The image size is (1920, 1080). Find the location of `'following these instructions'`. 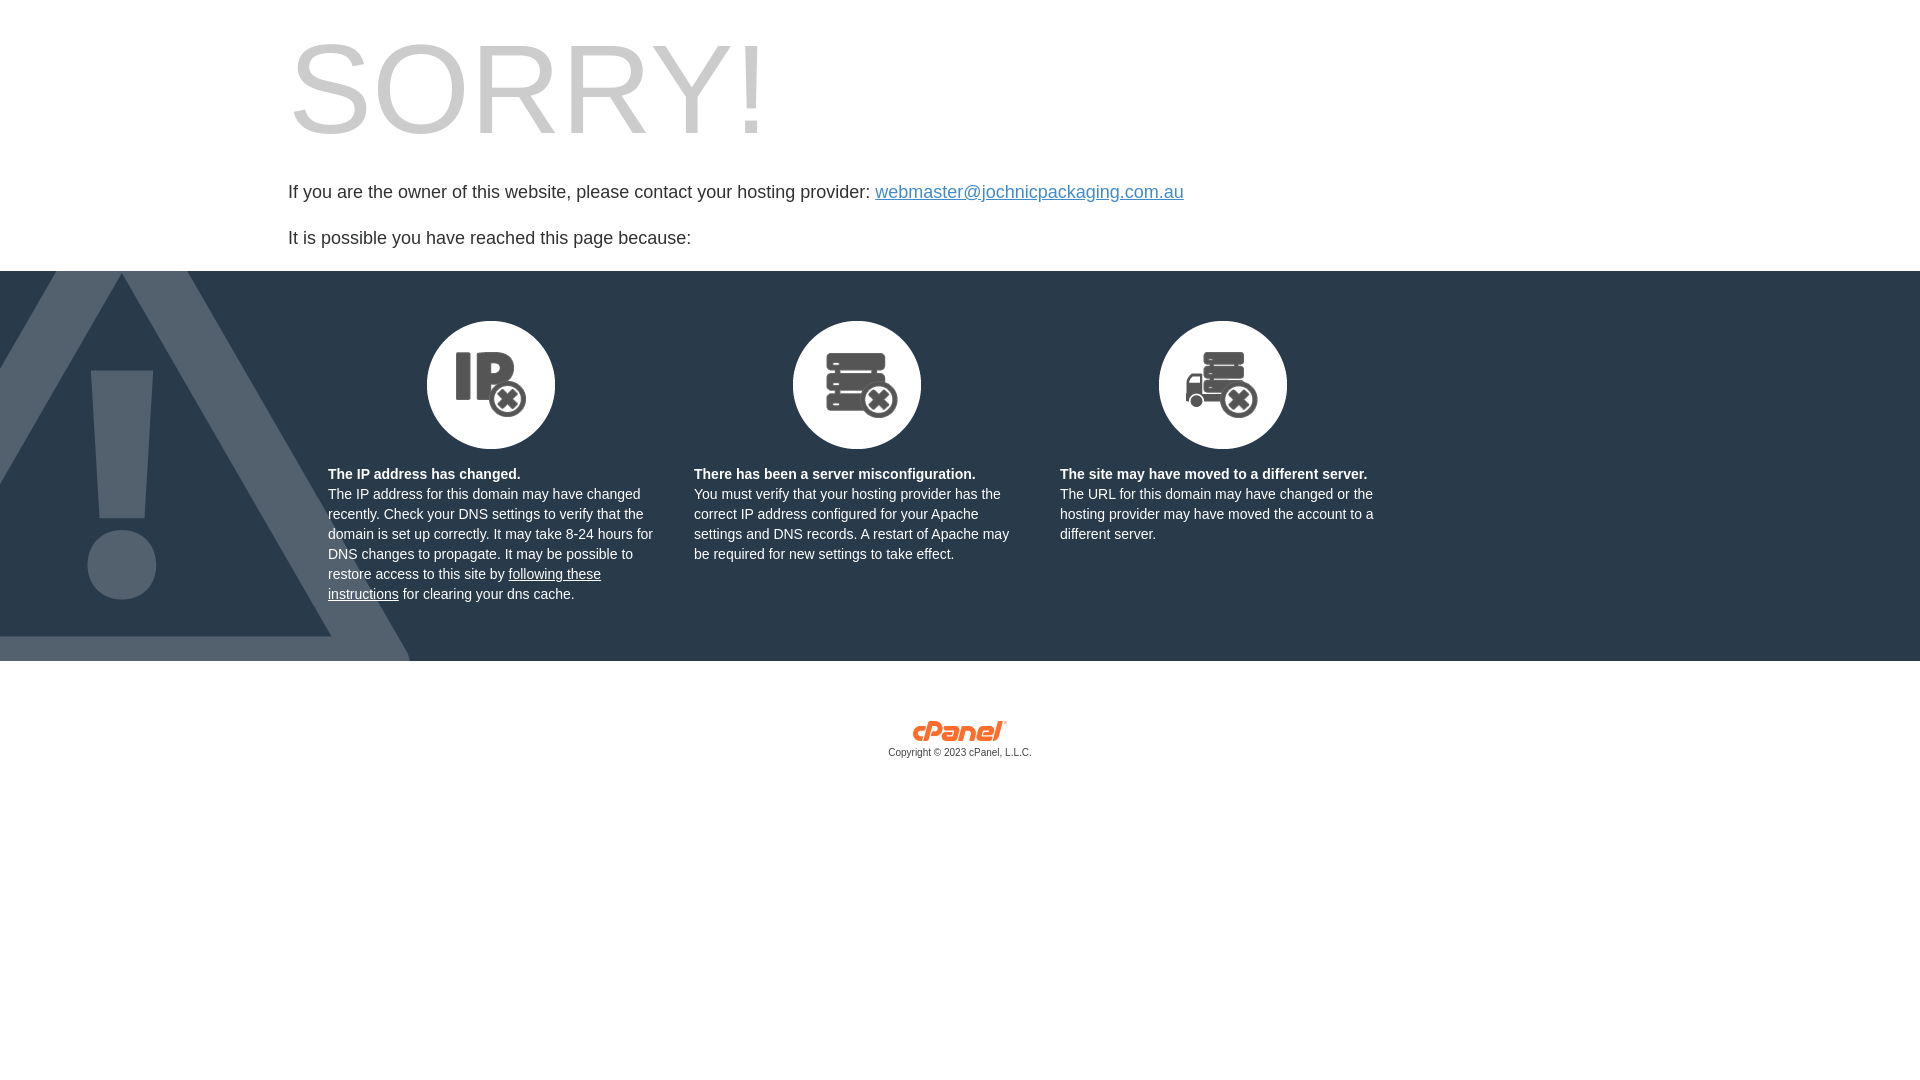

'following these instructions' is located at coordinates (463, 583).